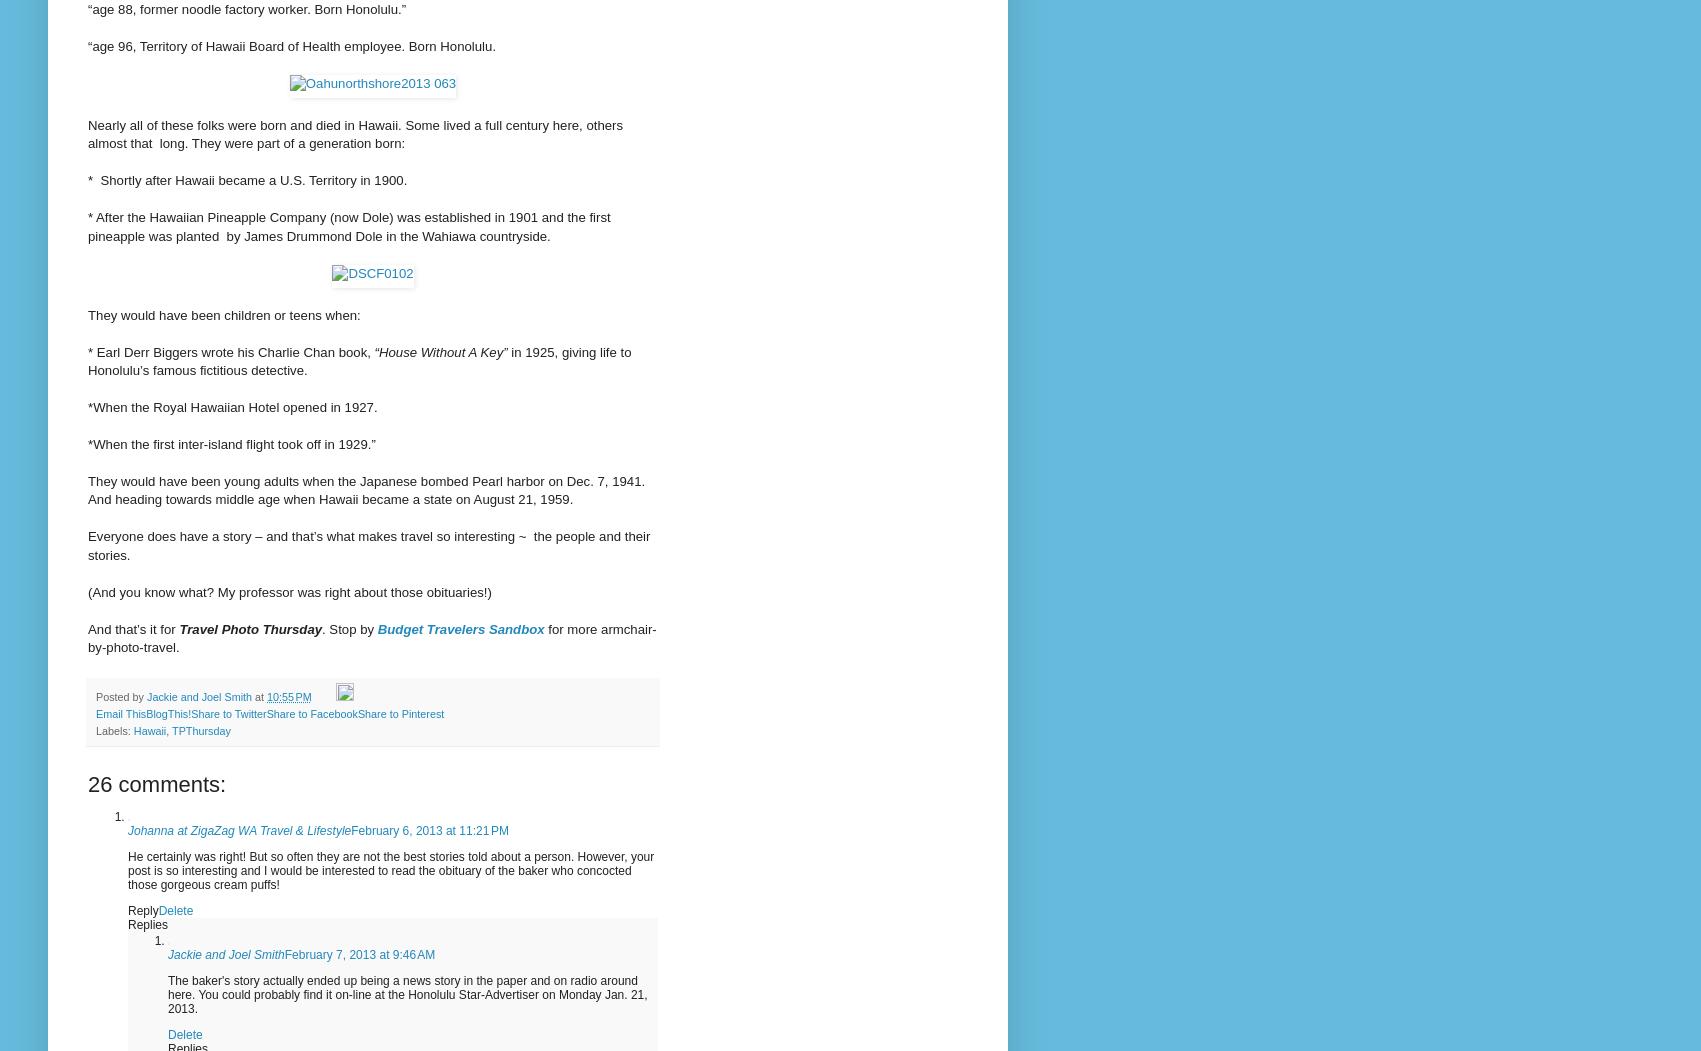 Image resolution: width=1701 pixels, height=1051 pixels. Describe the element at coordinates (284, 952) in the screenshot. I see `'February 7, 2013 at 9:46 AM'` at that location.